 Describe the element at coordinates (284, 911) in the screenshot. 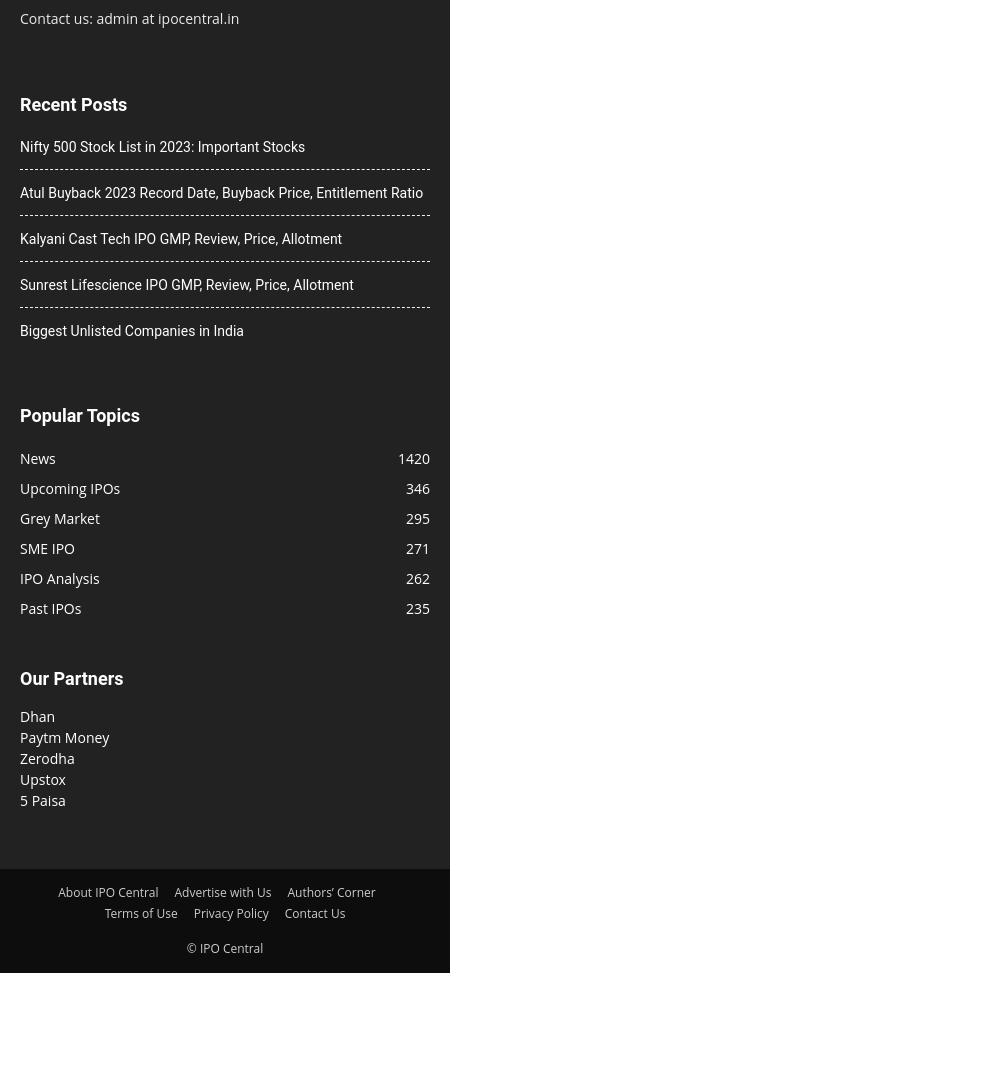

I see `'Contact Us'` at that location.